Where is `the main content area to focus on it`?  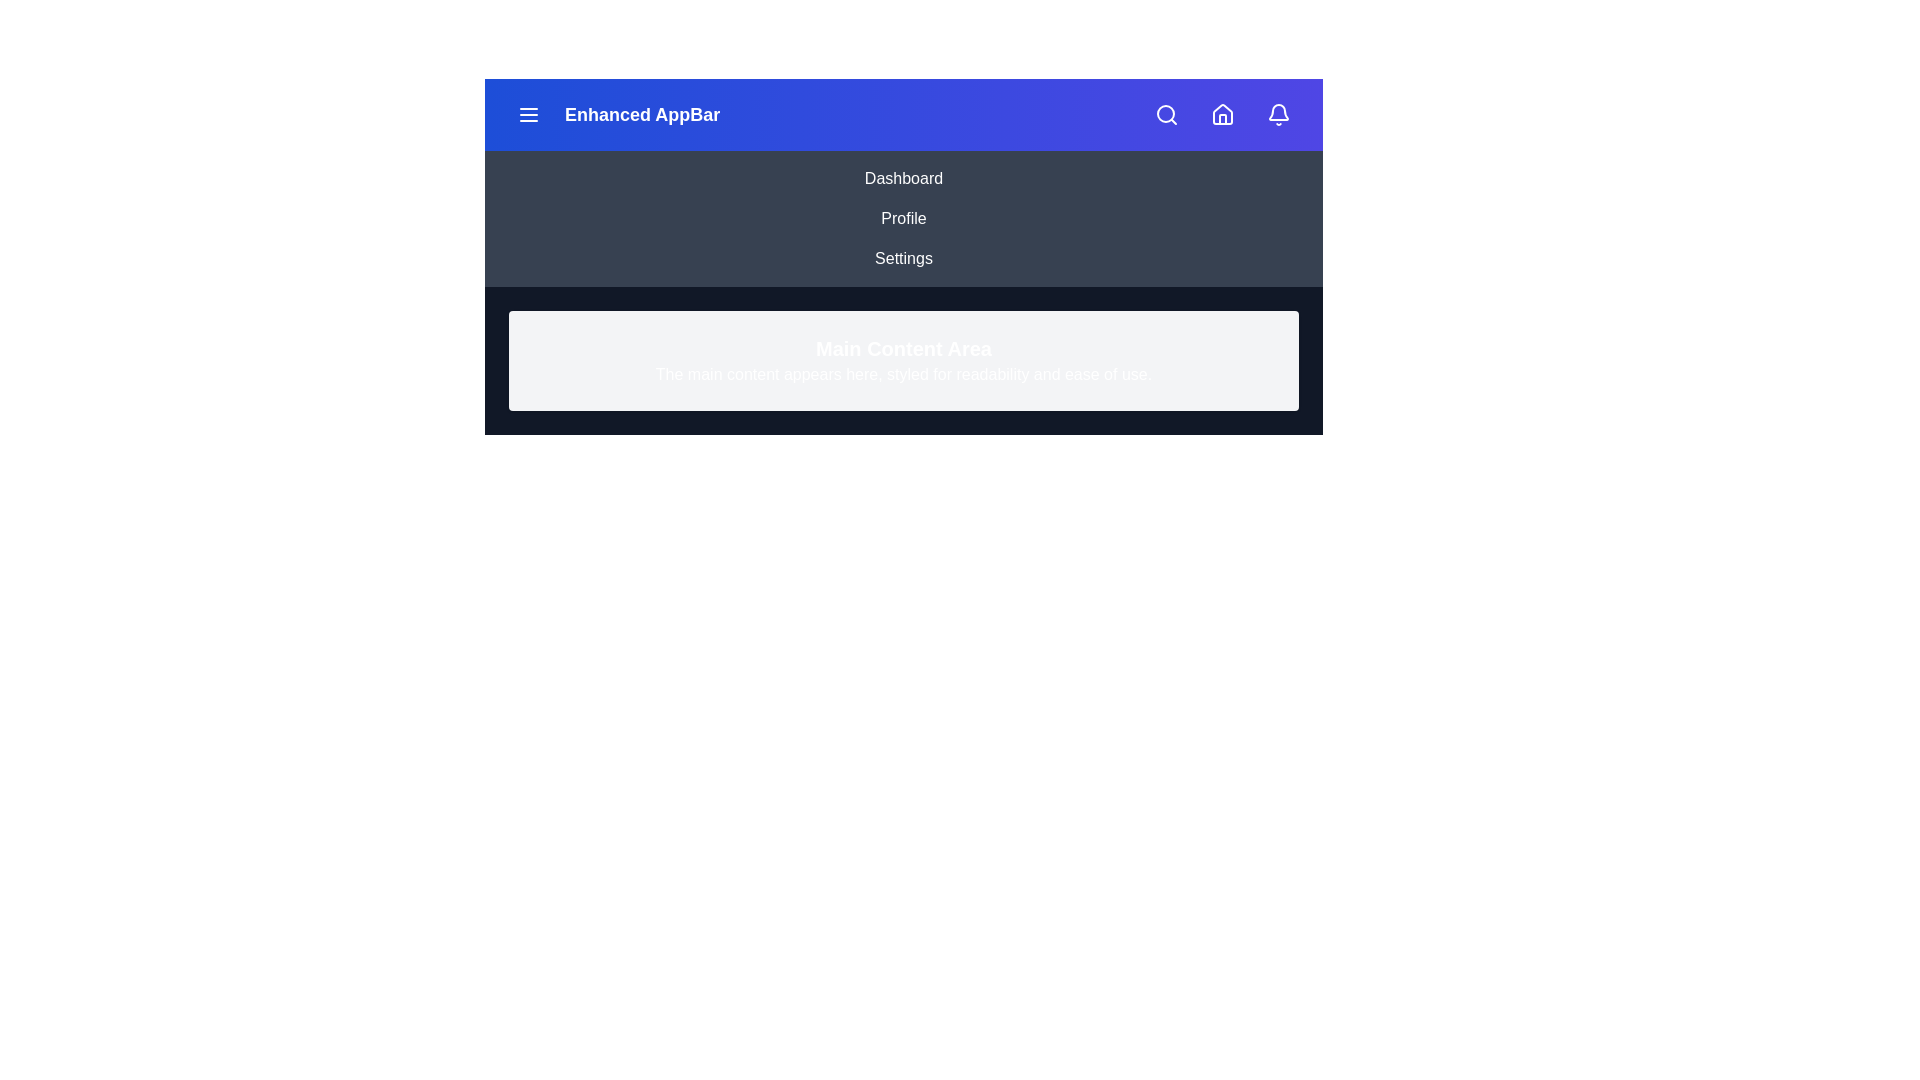 the main content area to focus on it is located at coordinates (902, 361).